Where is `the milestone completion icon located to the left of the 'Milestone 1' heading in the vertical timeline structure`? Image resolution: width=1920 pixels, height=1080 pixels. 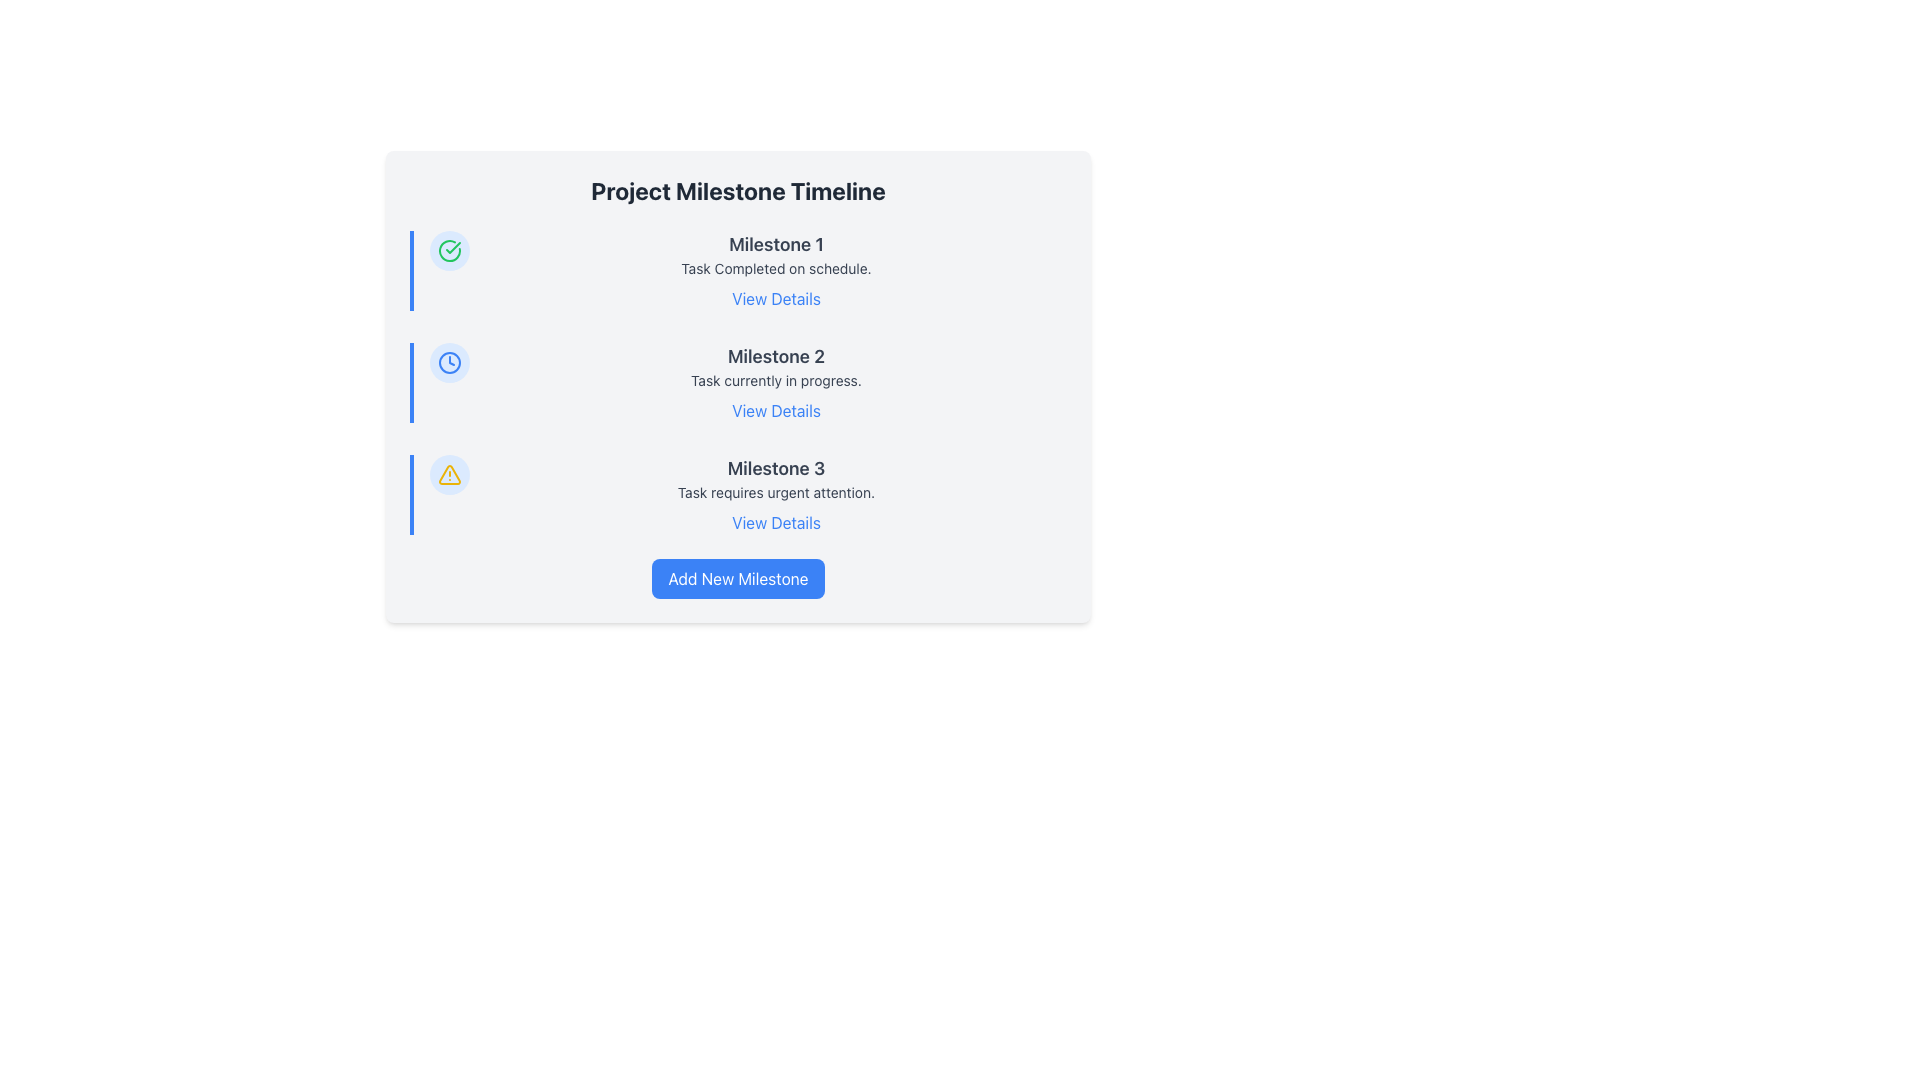
the milestone completion icon located to the left of the 'Milestone 1' heading in the vertical timeline structure is located at coordinates (449, 249).